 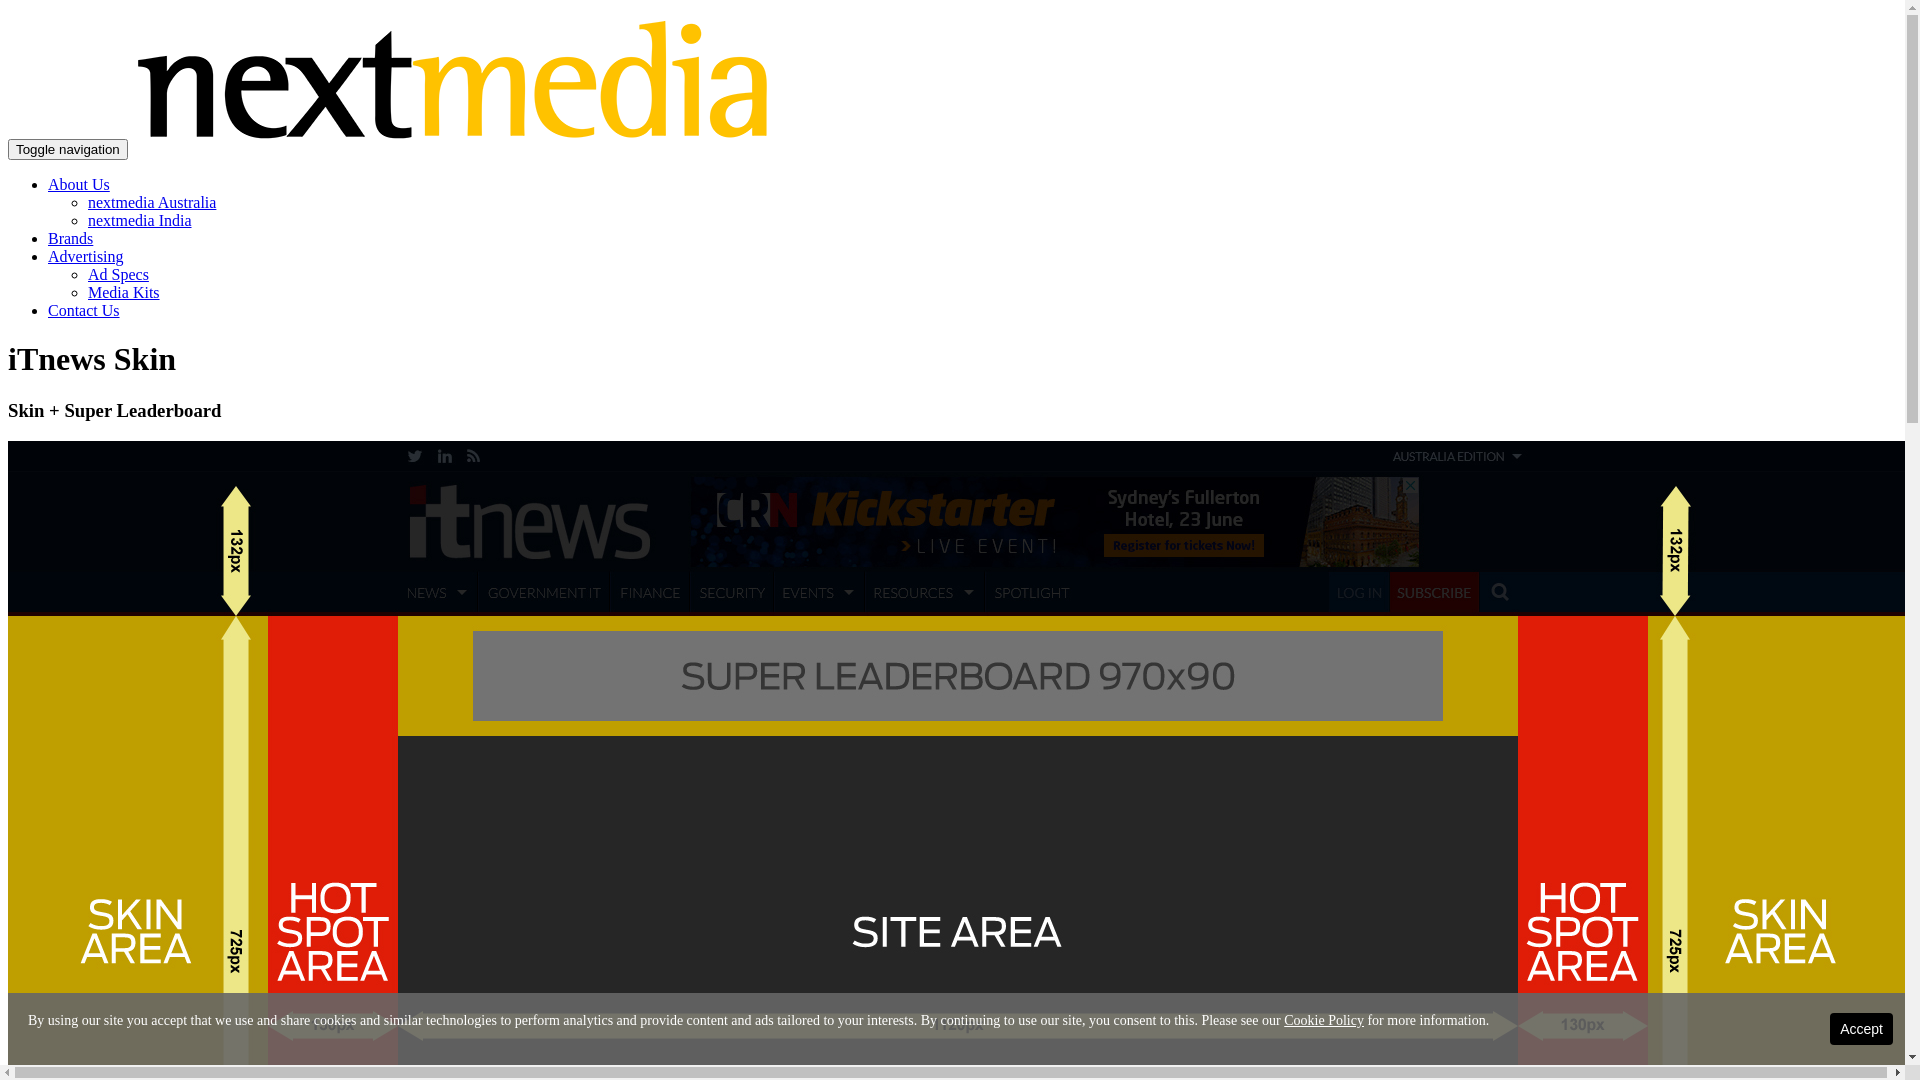 I want to click on 'Brands', so click(x=70, y=237).